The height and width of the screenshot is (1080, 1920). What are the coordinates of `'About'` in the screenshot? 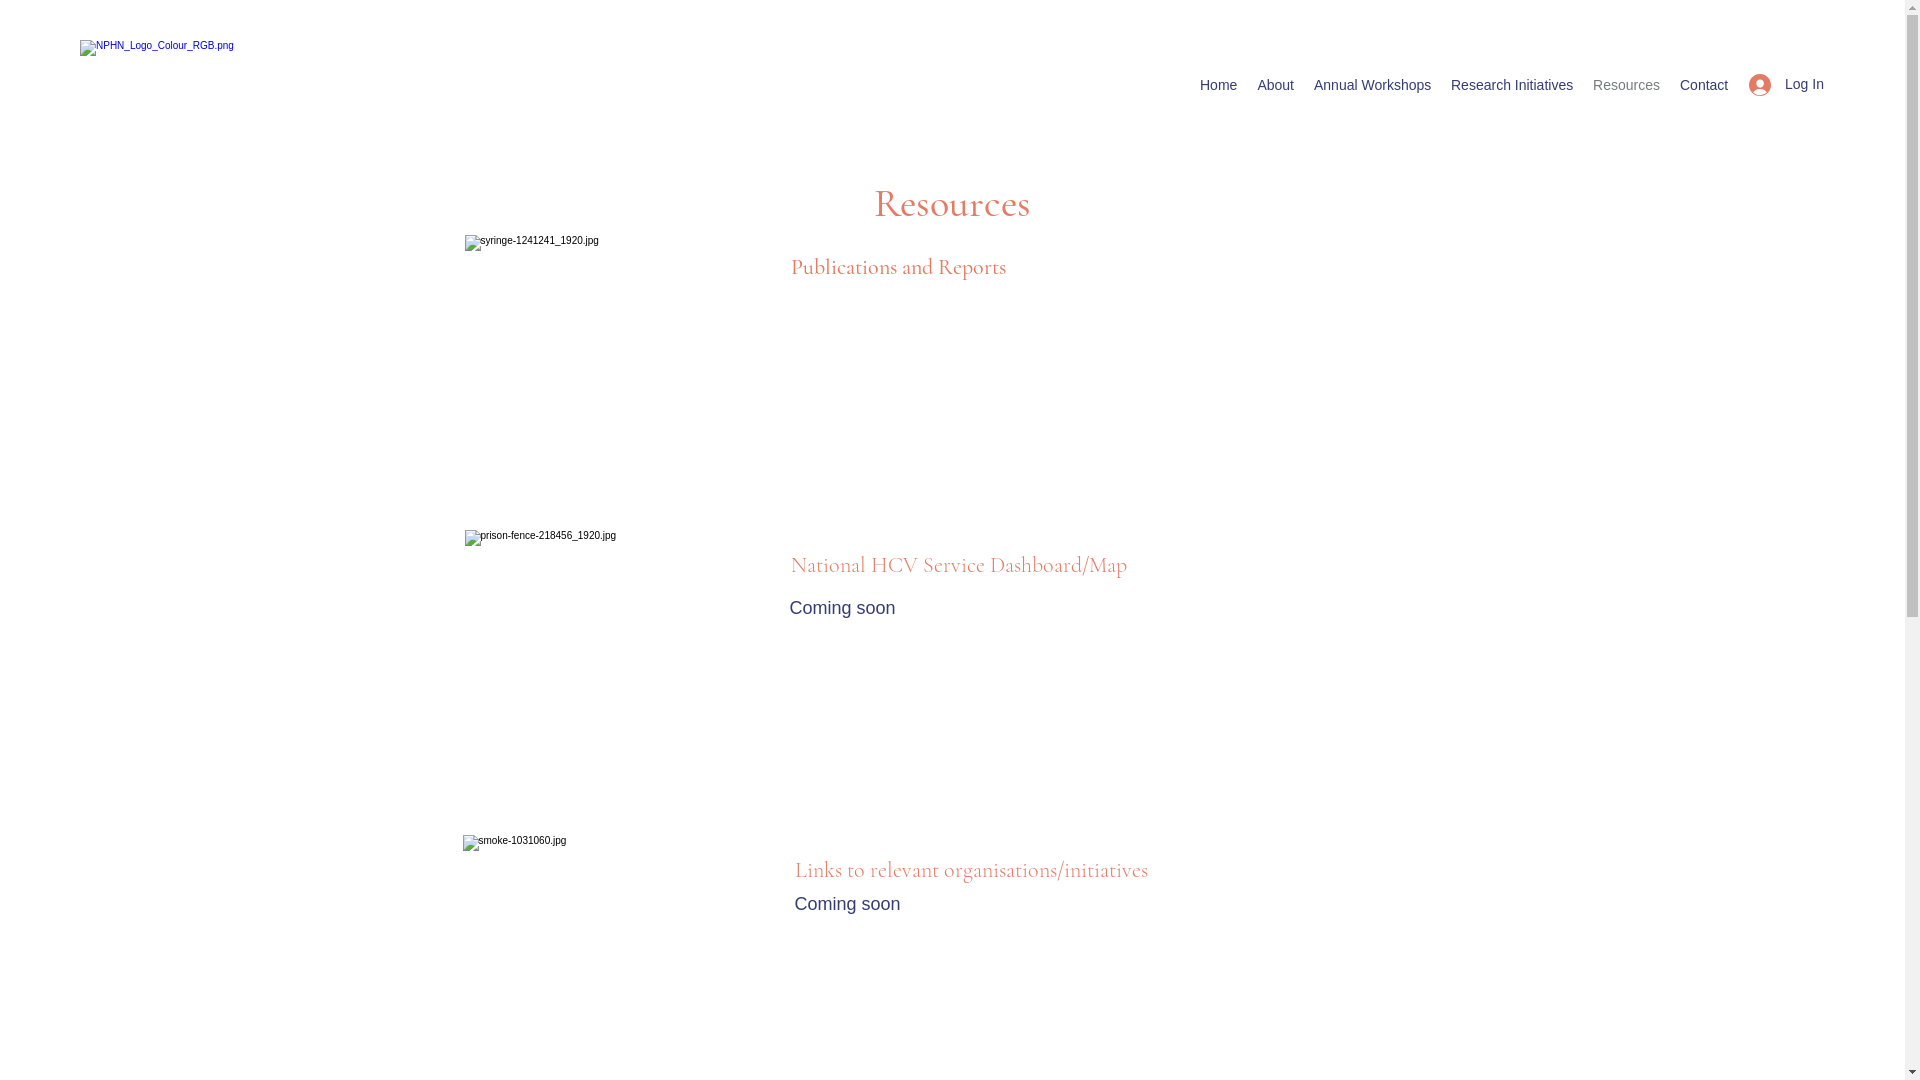 It's located at (1246, 83).